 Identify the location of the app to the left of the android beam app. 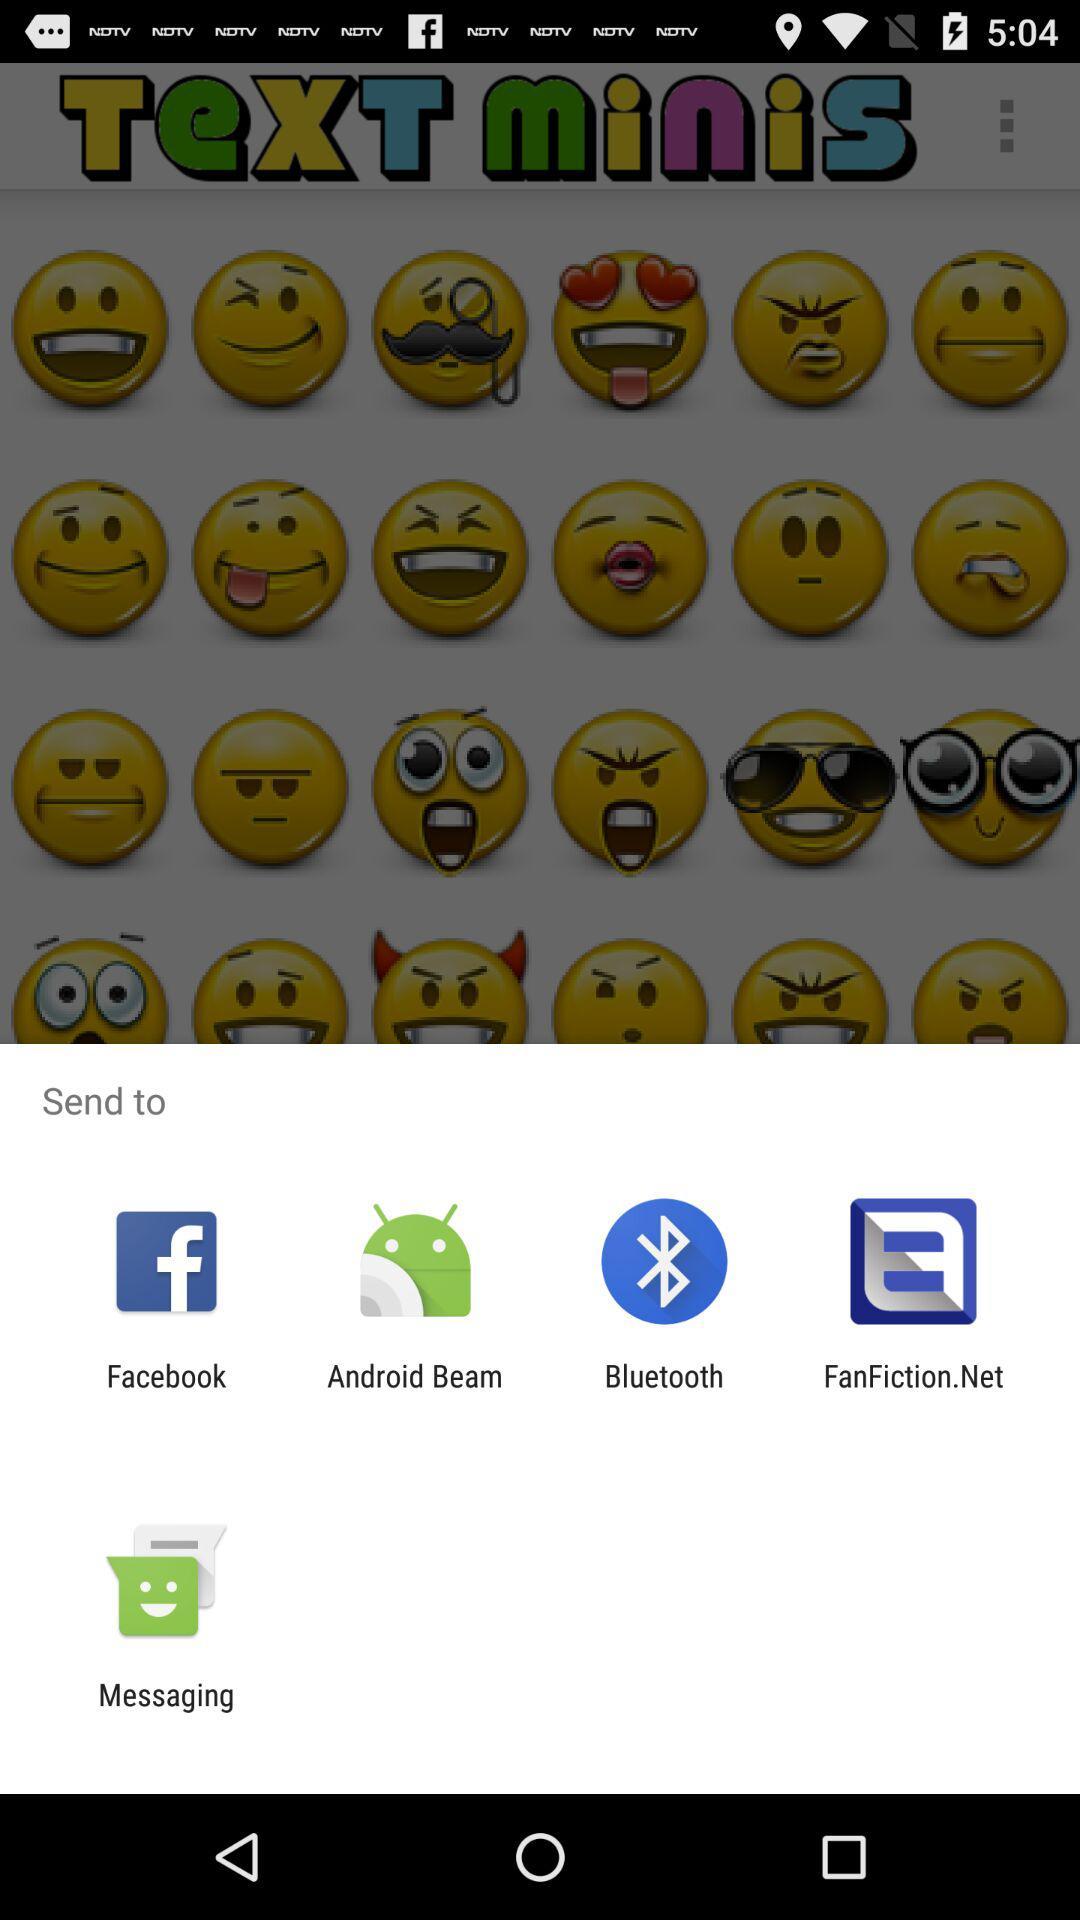
(165, 1392).